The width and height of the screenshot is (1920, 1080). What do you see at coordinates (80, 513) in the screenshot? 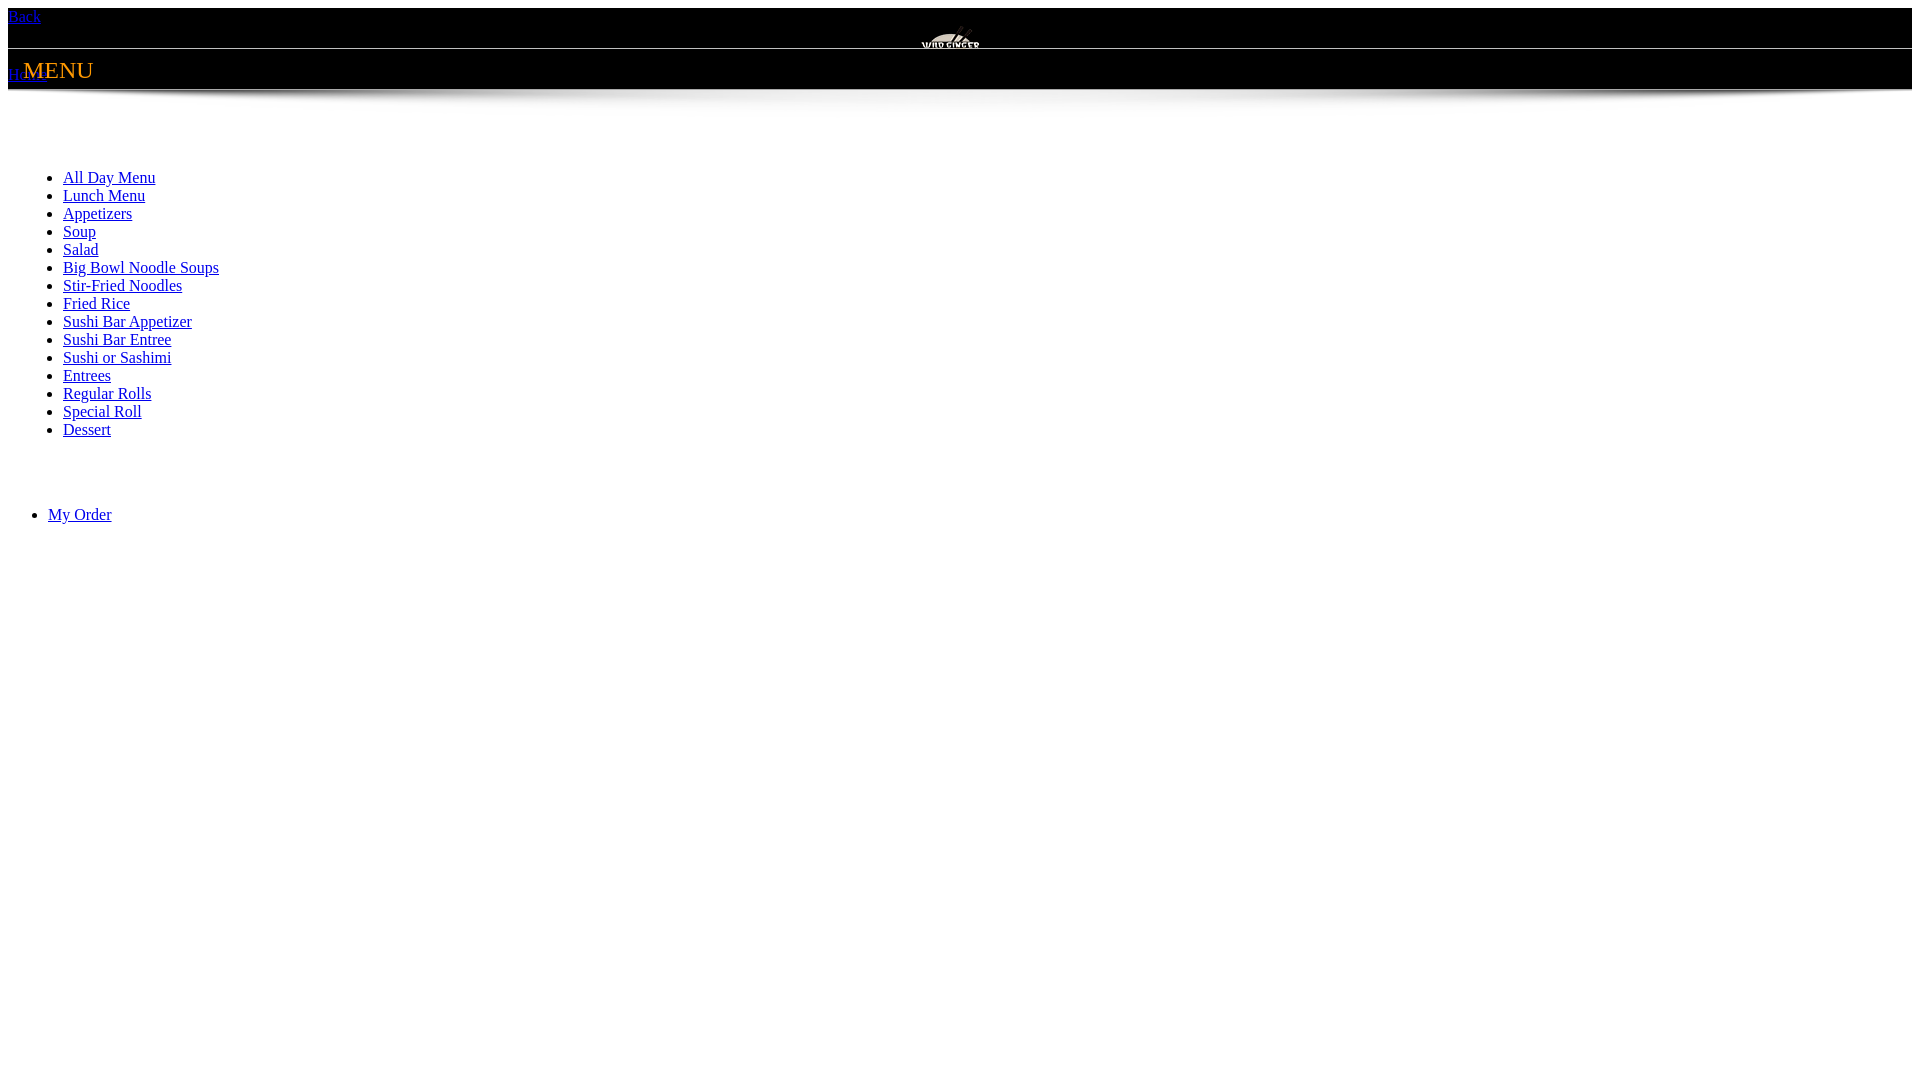
I see `'My Order'` at bounding box center [80, 513].